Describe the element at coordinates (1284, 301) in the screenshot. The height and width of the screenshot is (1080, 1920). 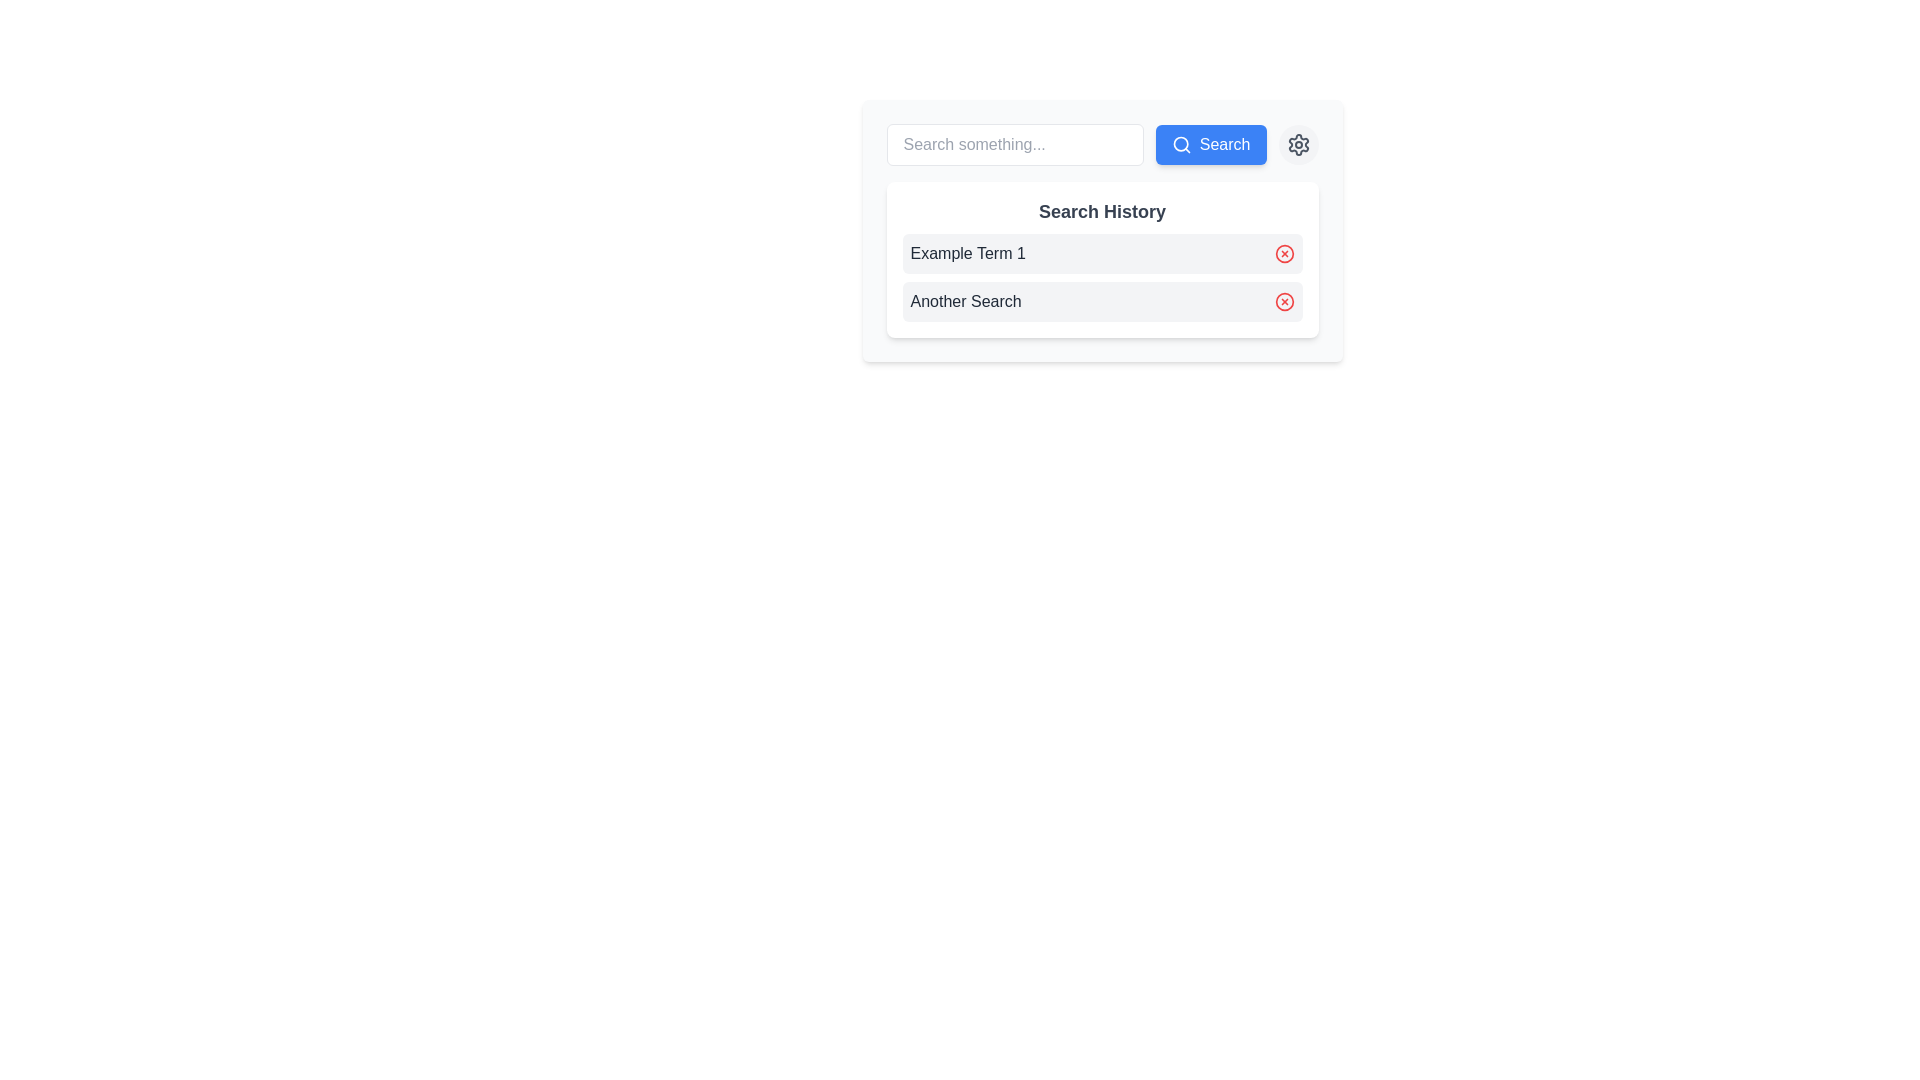
I see `the circular SVG graphical component that is part of the search history items, located near the second entry and aligned closer to the right edge of the interface` at that location.